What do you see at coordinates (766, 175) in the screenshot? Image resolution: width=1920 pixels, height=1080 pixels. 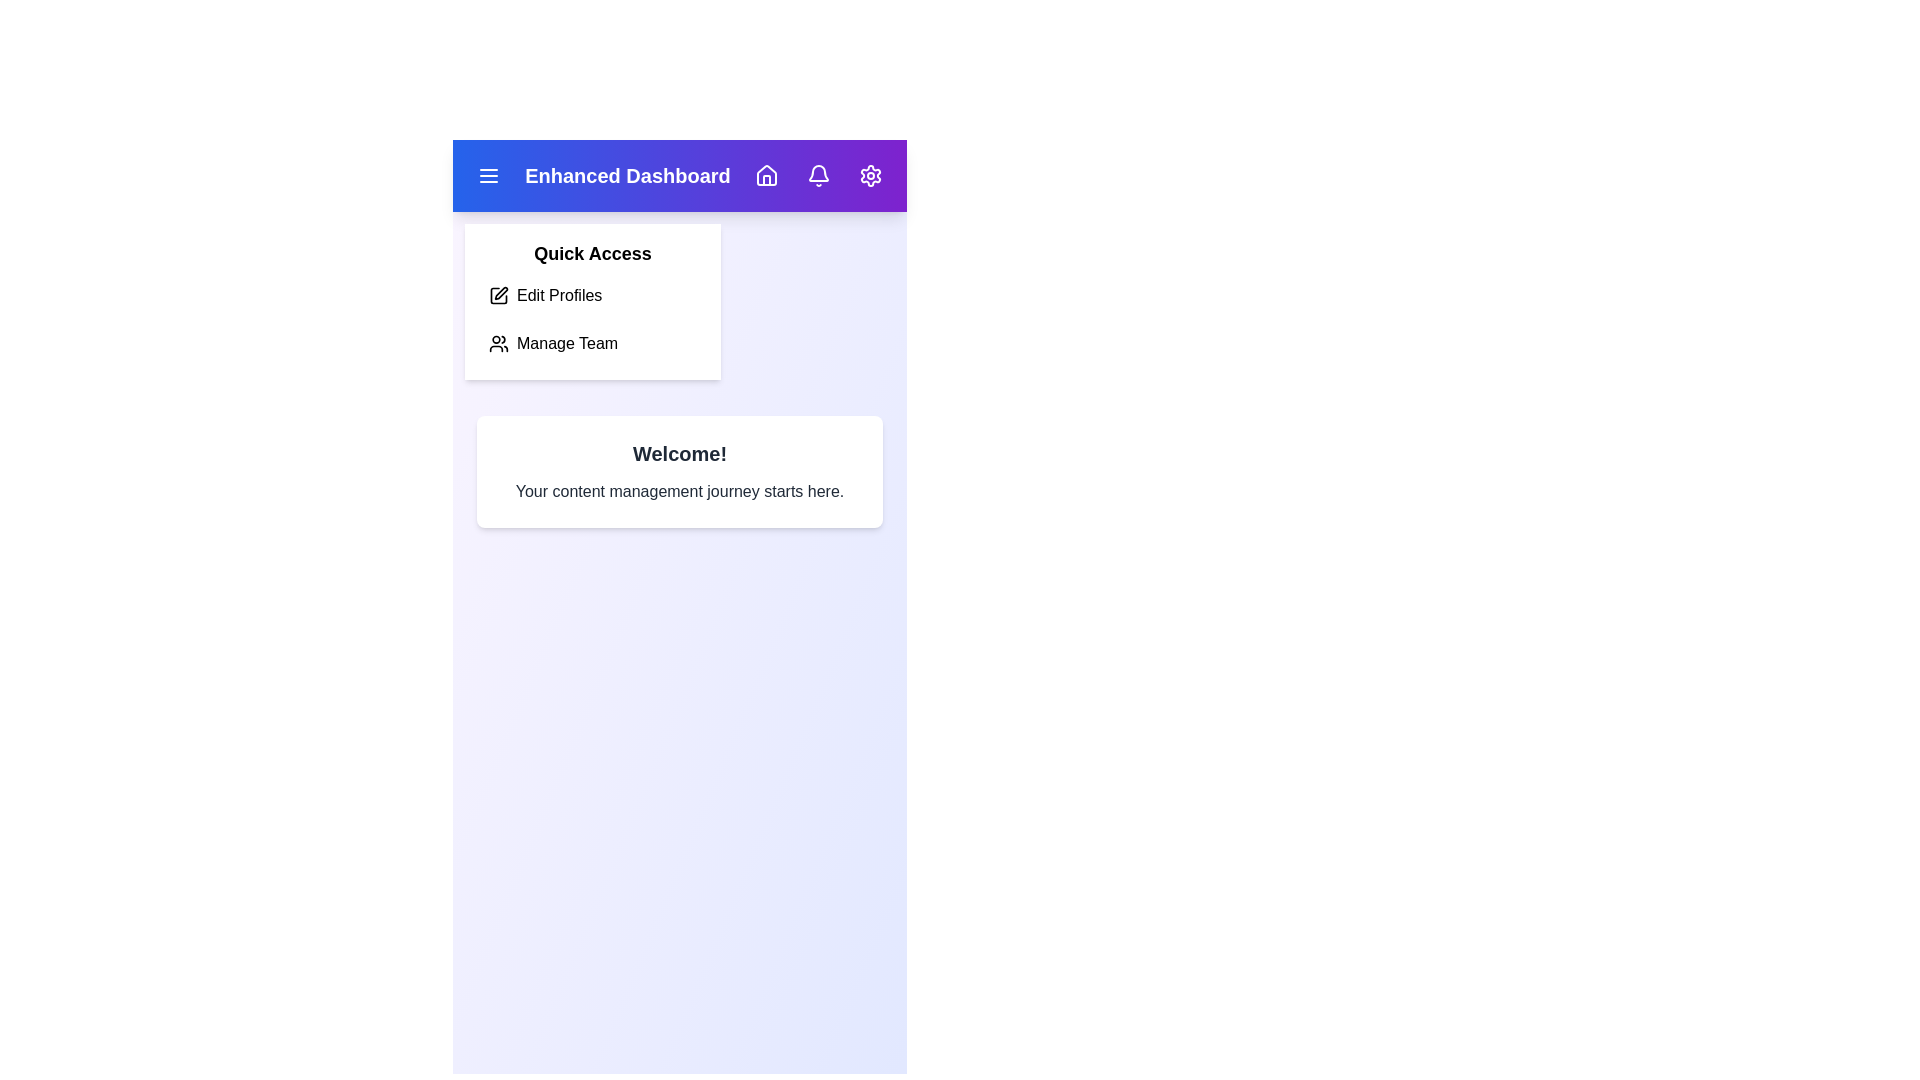 I see `the Home icon to navigate to the Home section` at bounding box center [766, 175].